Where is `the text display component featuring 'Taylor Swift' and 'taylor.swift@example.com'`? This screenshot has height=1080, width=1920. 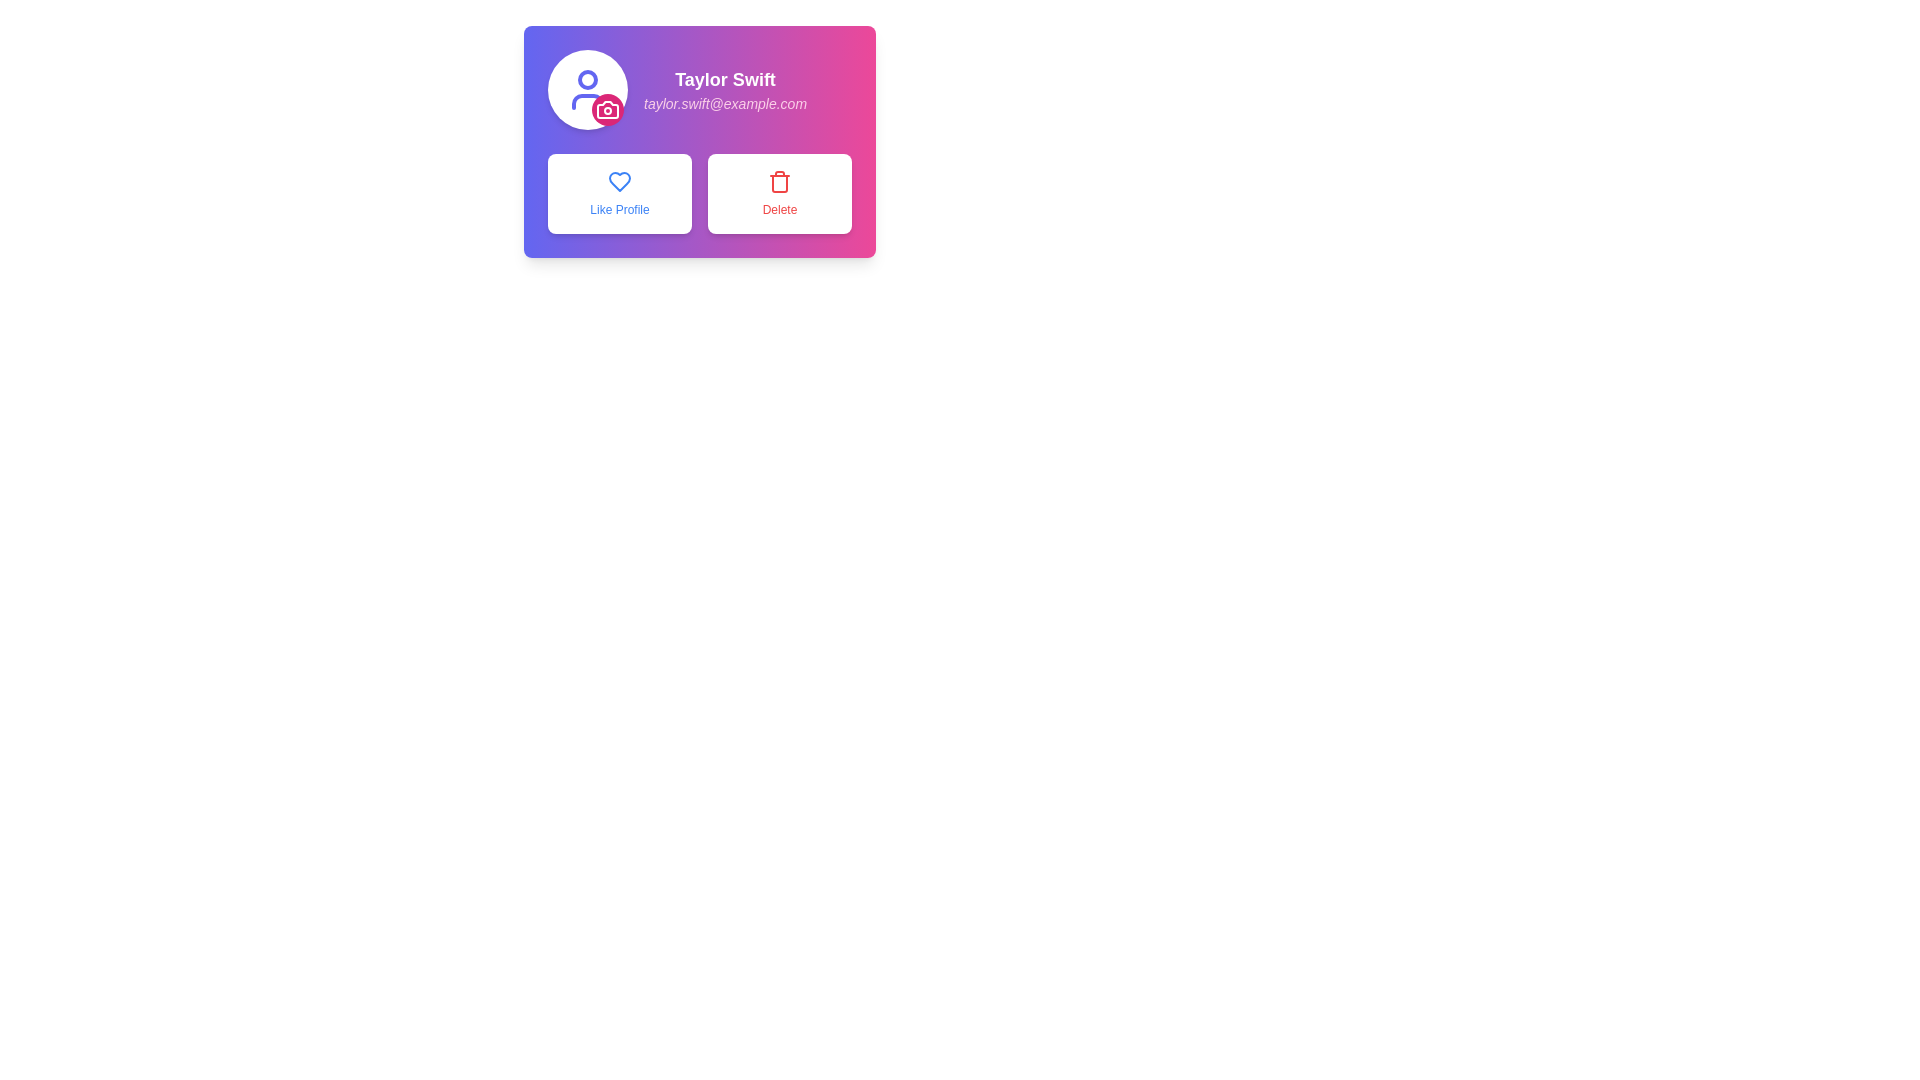 the text display component featuring 'Taylor Swift' and 'taylor.swift@example.com' is located at coordinates (700, 88).